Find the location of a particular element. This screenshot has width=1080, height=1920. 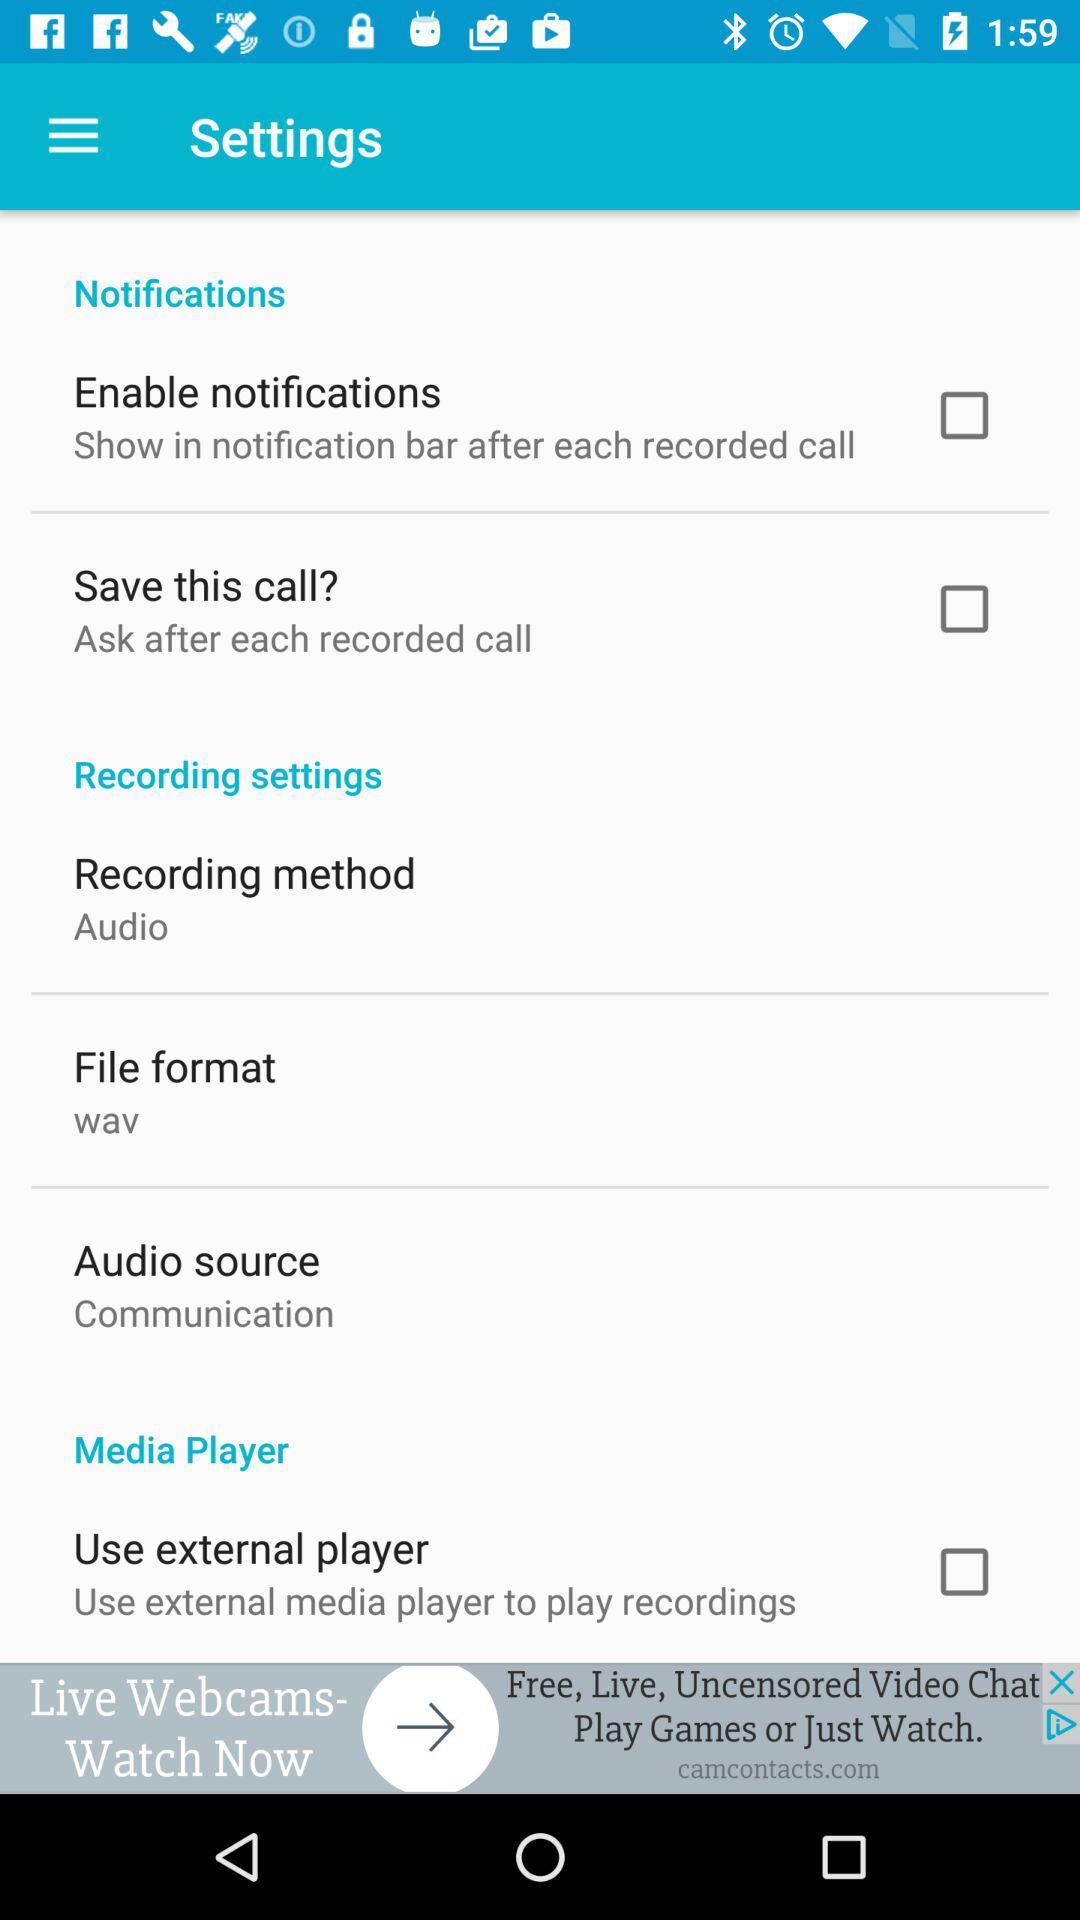

show in notification item is located at coordinates (464, 438).